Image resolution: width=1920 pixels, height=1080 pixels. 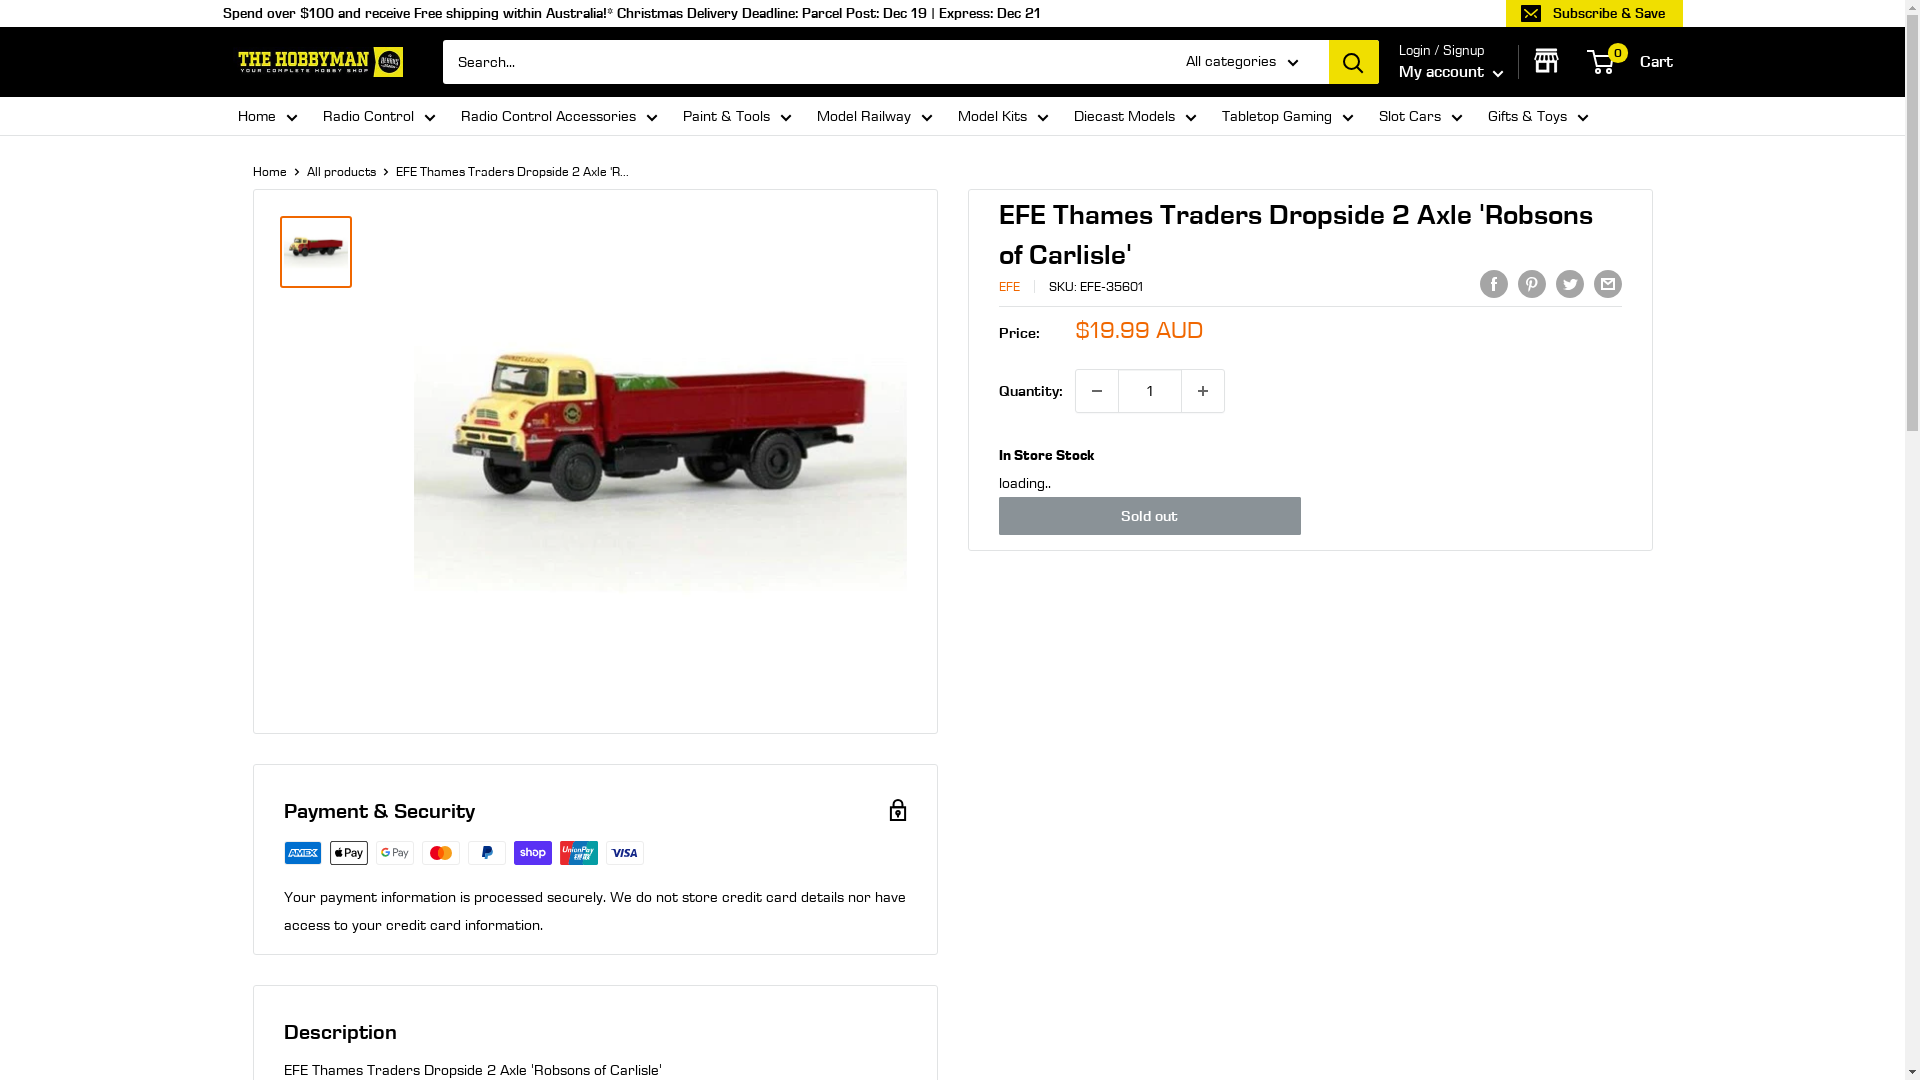 I want to click on 'Model Railway', so click(x=873, y=115).